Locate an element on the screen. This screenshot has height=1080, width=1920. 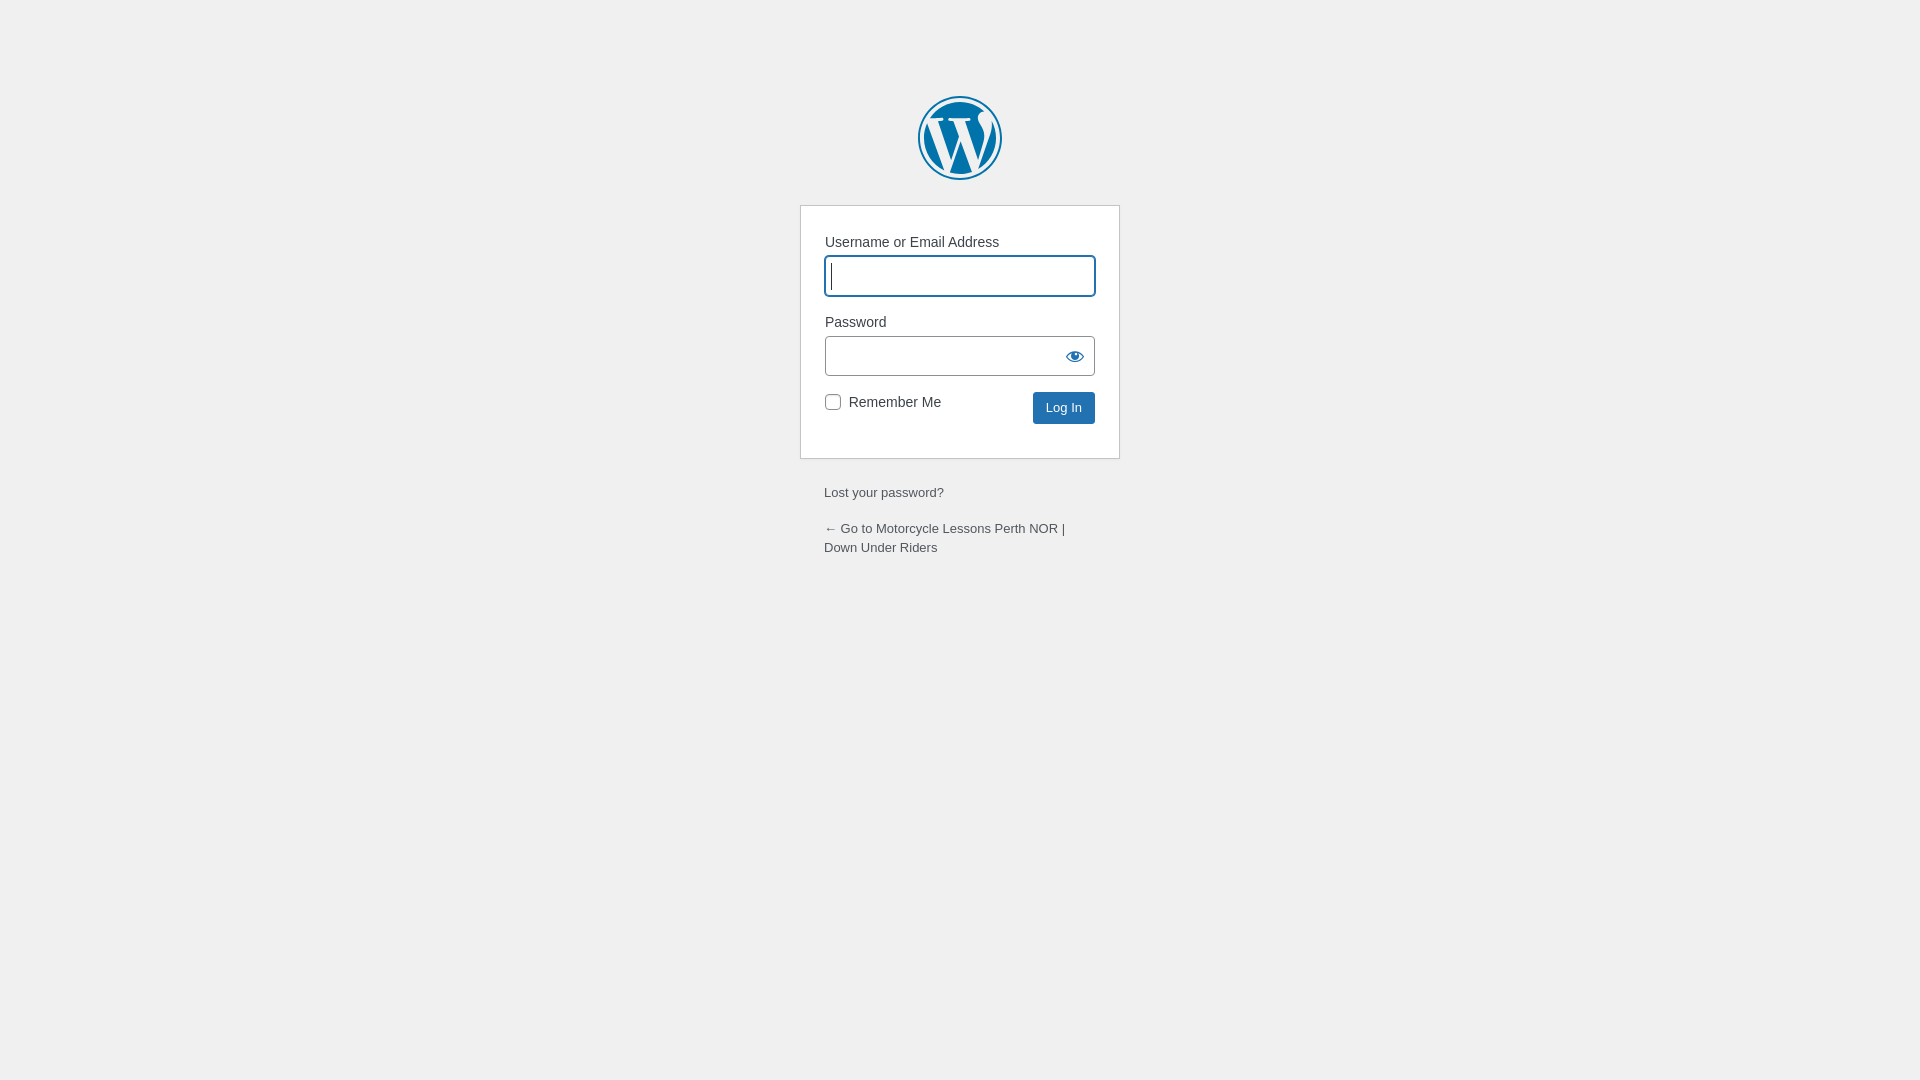
'Log In' is located at coordinates (1063, 407).